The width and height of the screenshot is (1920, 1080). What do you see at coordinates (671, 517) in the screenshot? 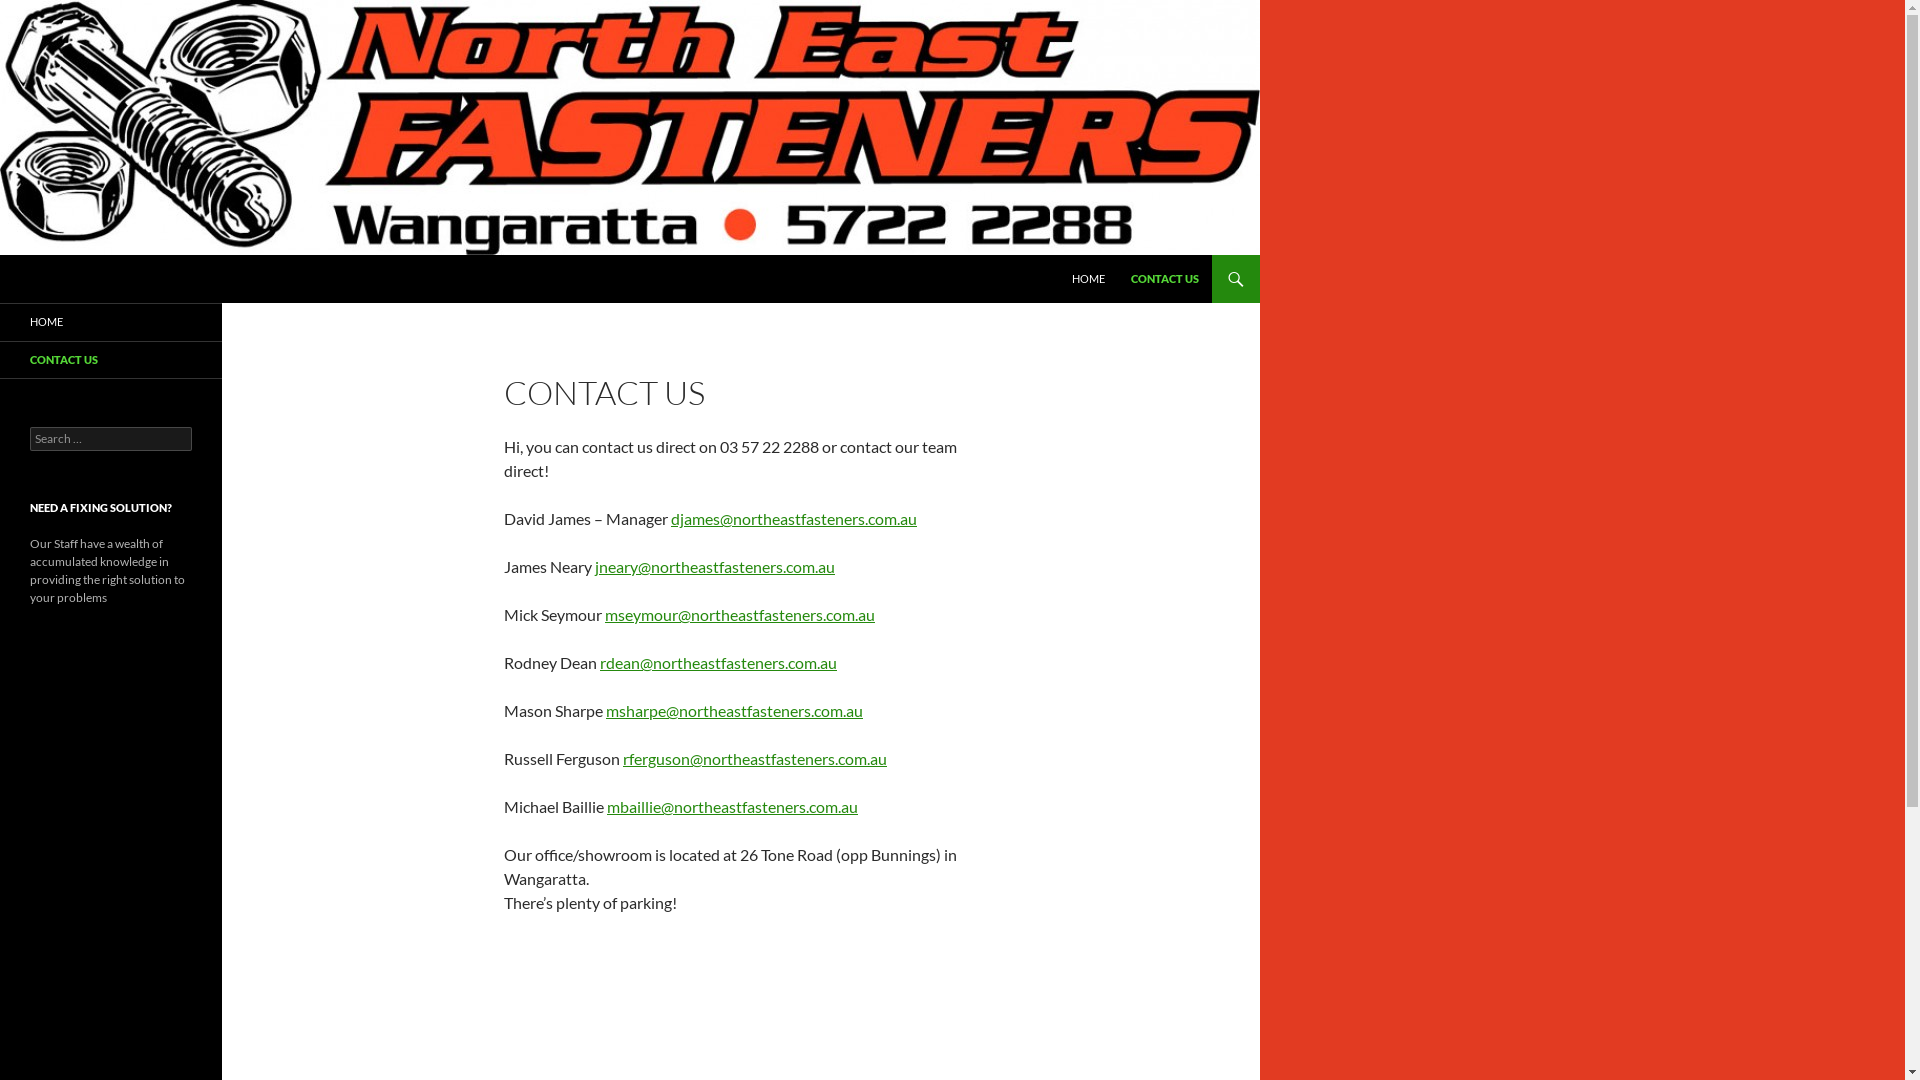
I see `'djames@northeastfasteners.com.au'` at bounding box center [671, 517].